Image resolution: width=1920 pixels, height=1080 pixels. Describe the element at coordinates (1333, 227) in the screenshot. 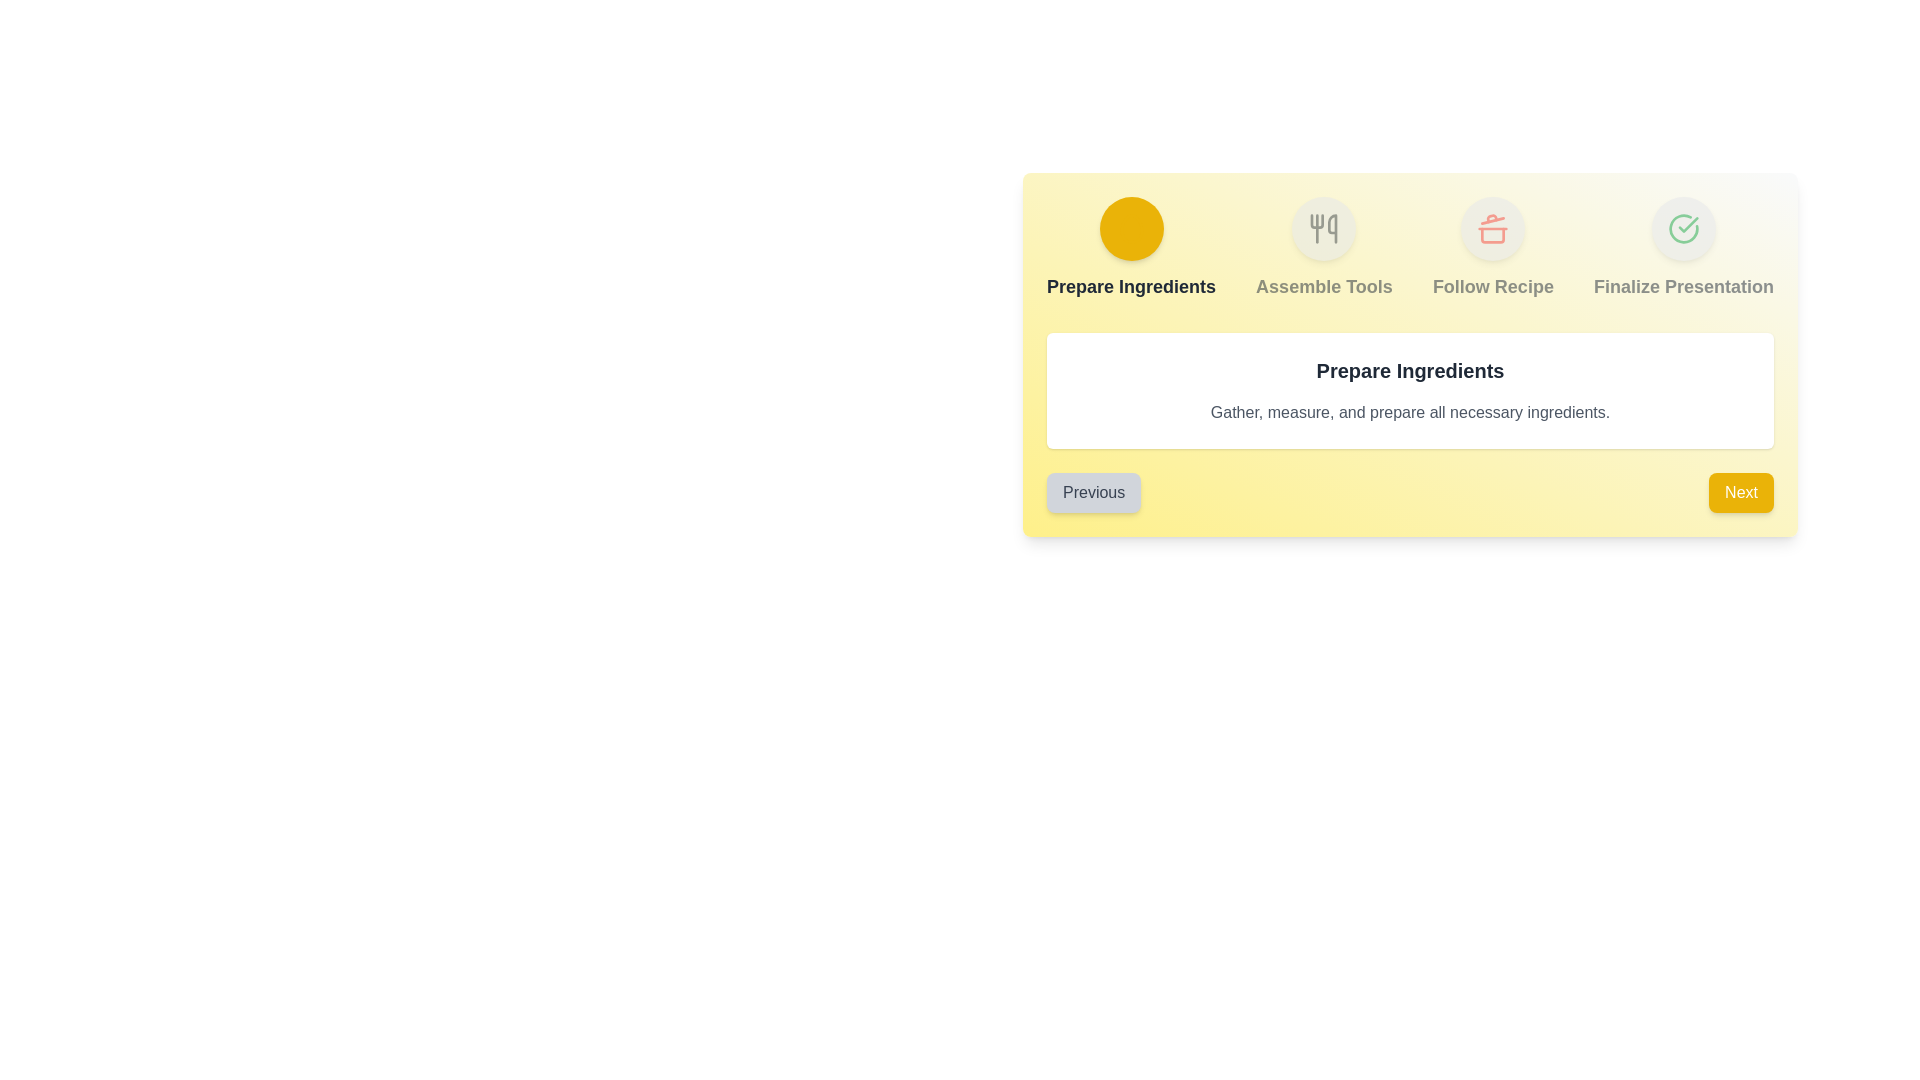

I see `the vertical line or handle of the utensils icon located on the right side of the graphic within the yellow navigation bar` at that location.